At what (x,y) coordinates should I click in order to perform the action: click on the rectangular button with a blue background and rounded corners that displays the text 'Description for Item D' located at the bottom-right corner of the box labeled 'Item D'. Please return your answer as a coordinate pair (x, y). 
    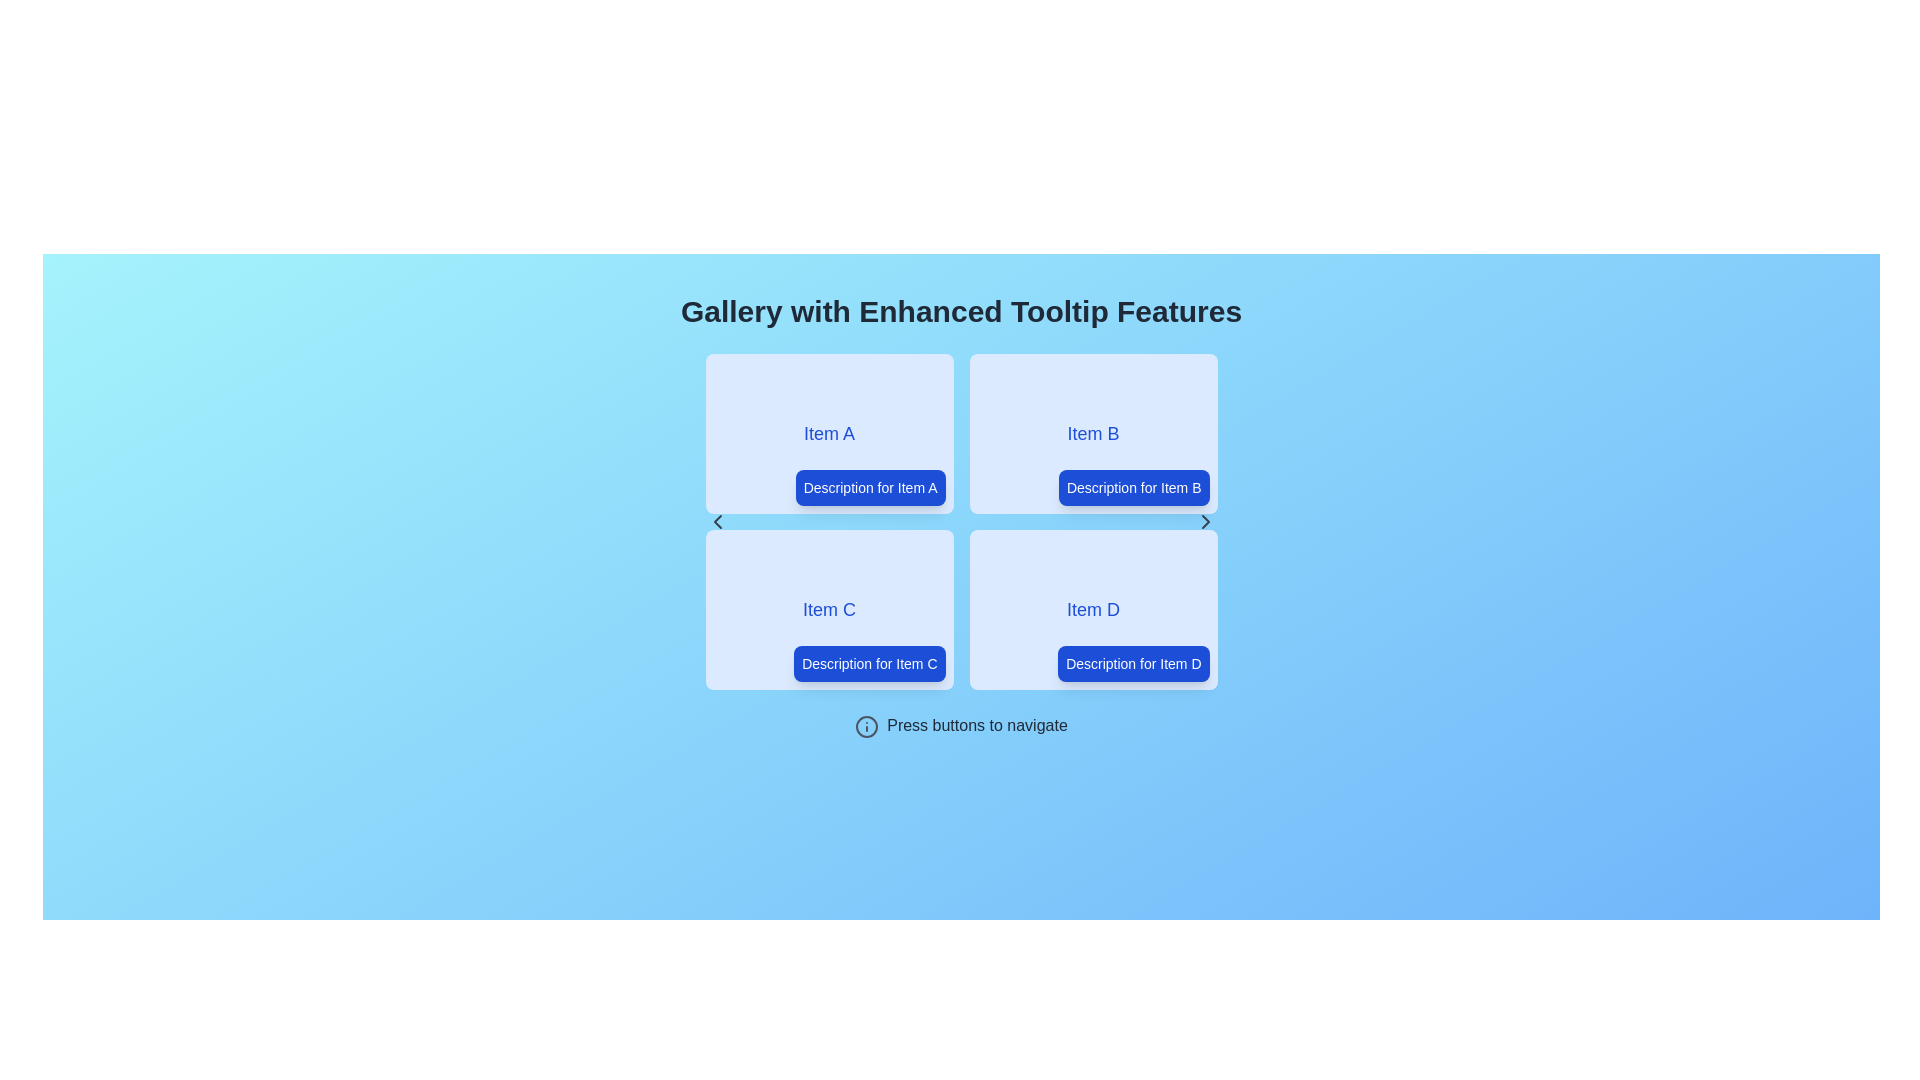
    Looking at the image, I should click on (1133, 663).